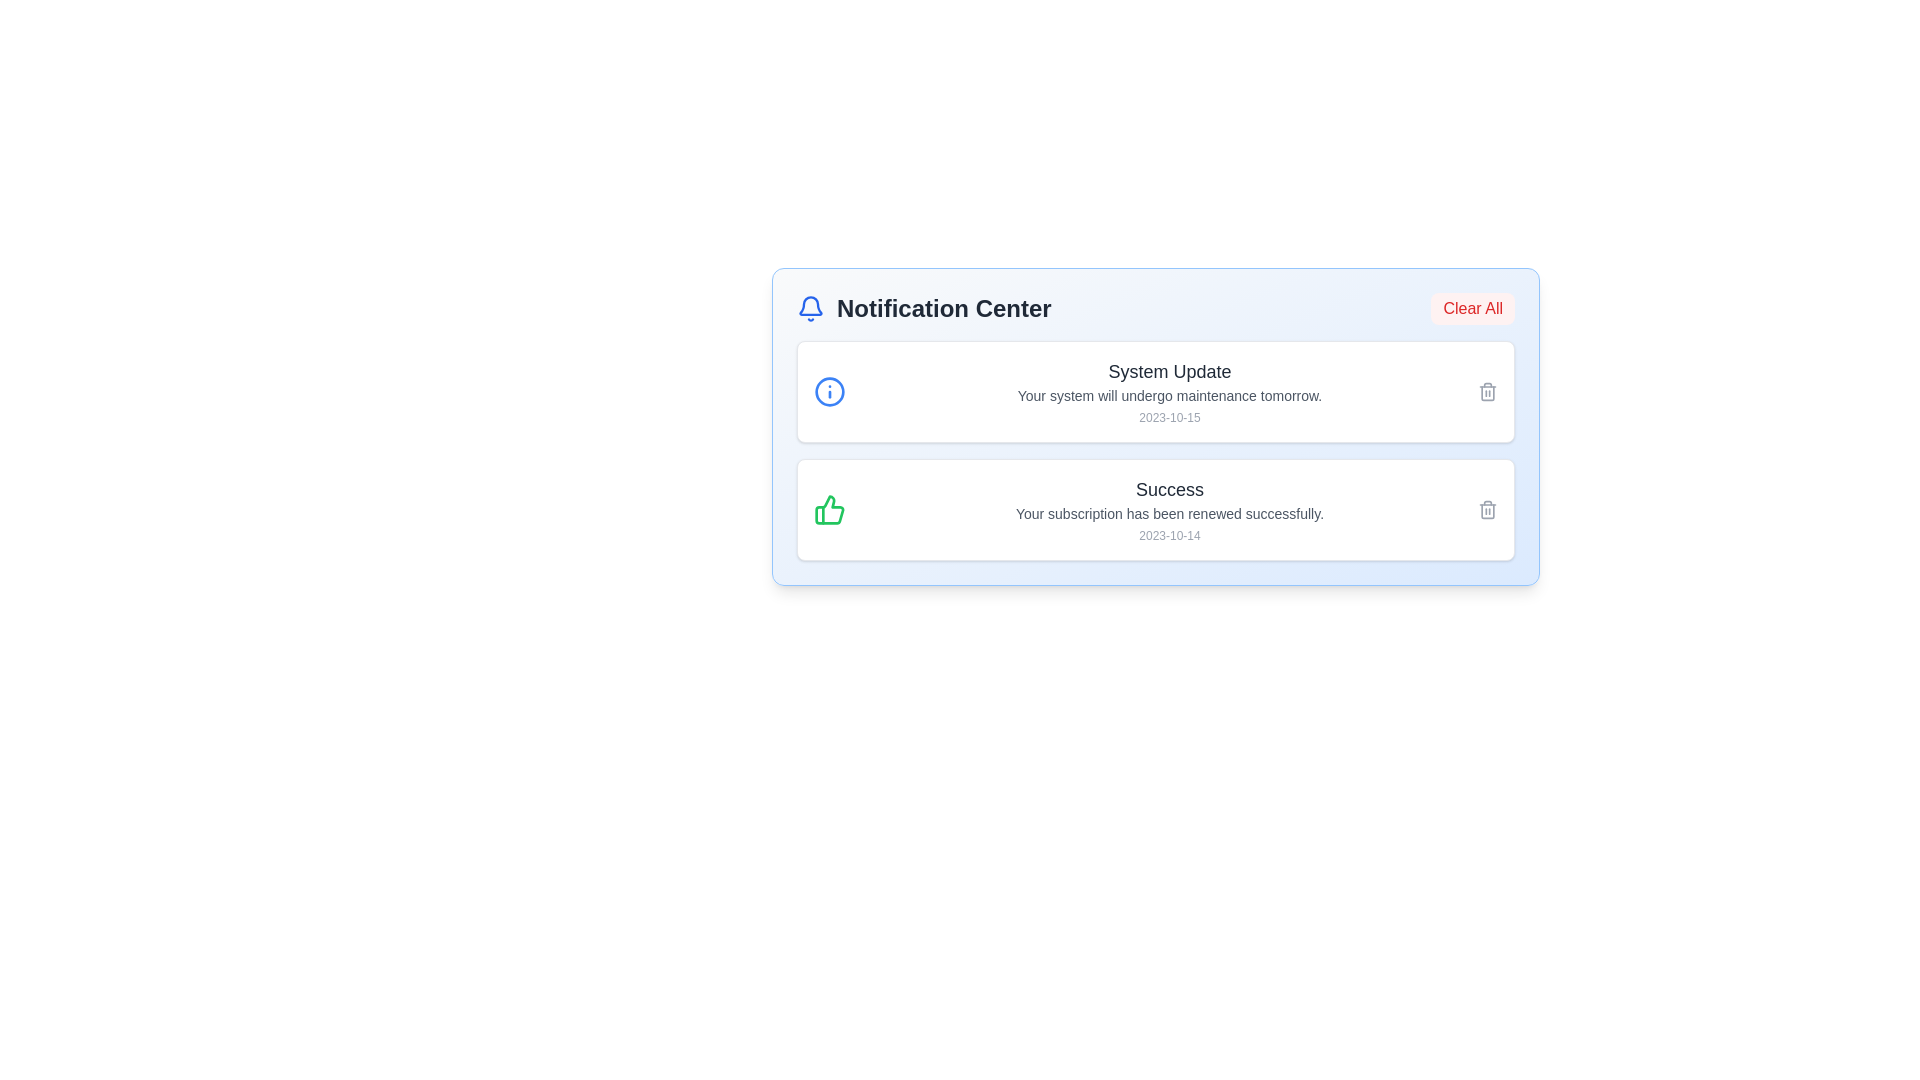  What do you see at coordinates (943, 308) in the screenshot?
I see `the 'Notification Center' text label, which is styled in bold and large dark gray font, located to the right of a blue bell icon in the notification panel's top section` at bounding box center [943, 308].